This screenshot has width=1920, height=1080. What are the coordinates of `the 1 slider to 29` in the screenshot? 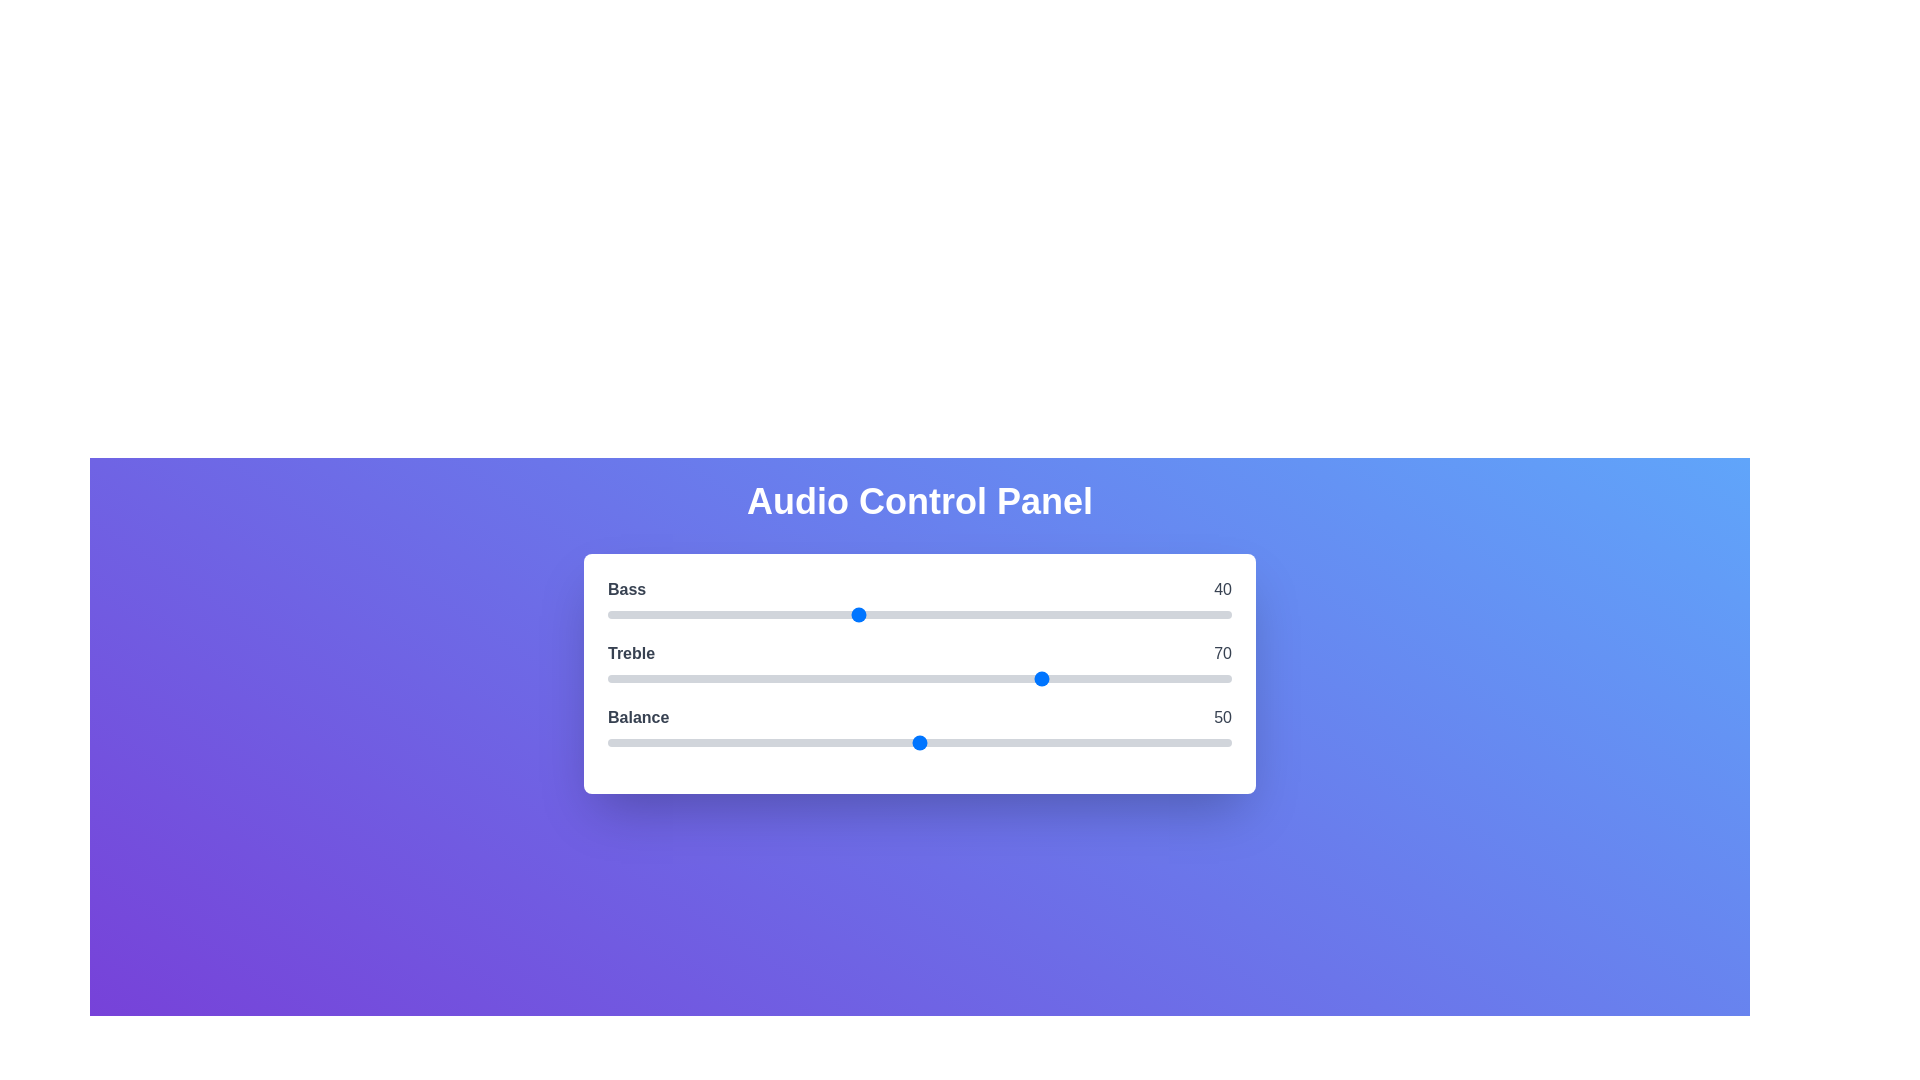 It's located at (787, 677).